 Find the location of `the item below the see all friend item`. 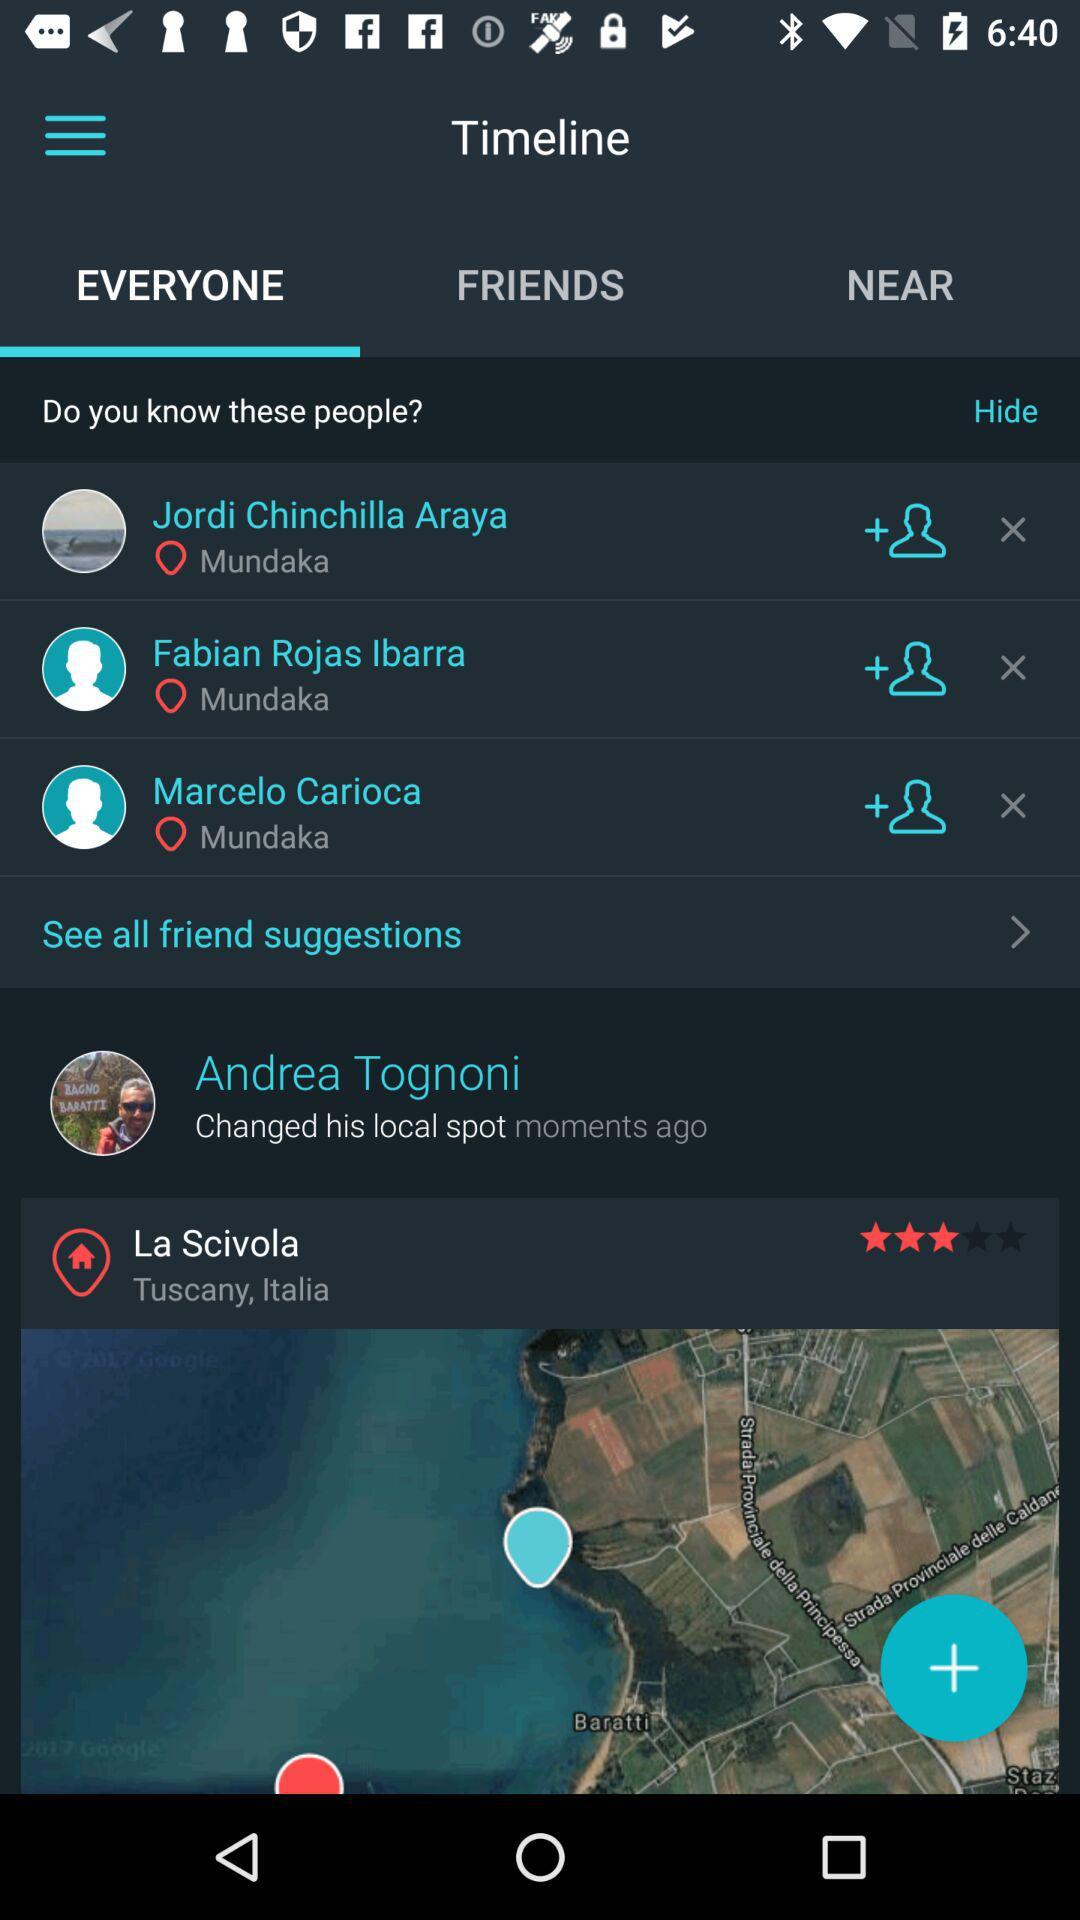

the item below the see all friend item is located at coordinates (357, 1070).